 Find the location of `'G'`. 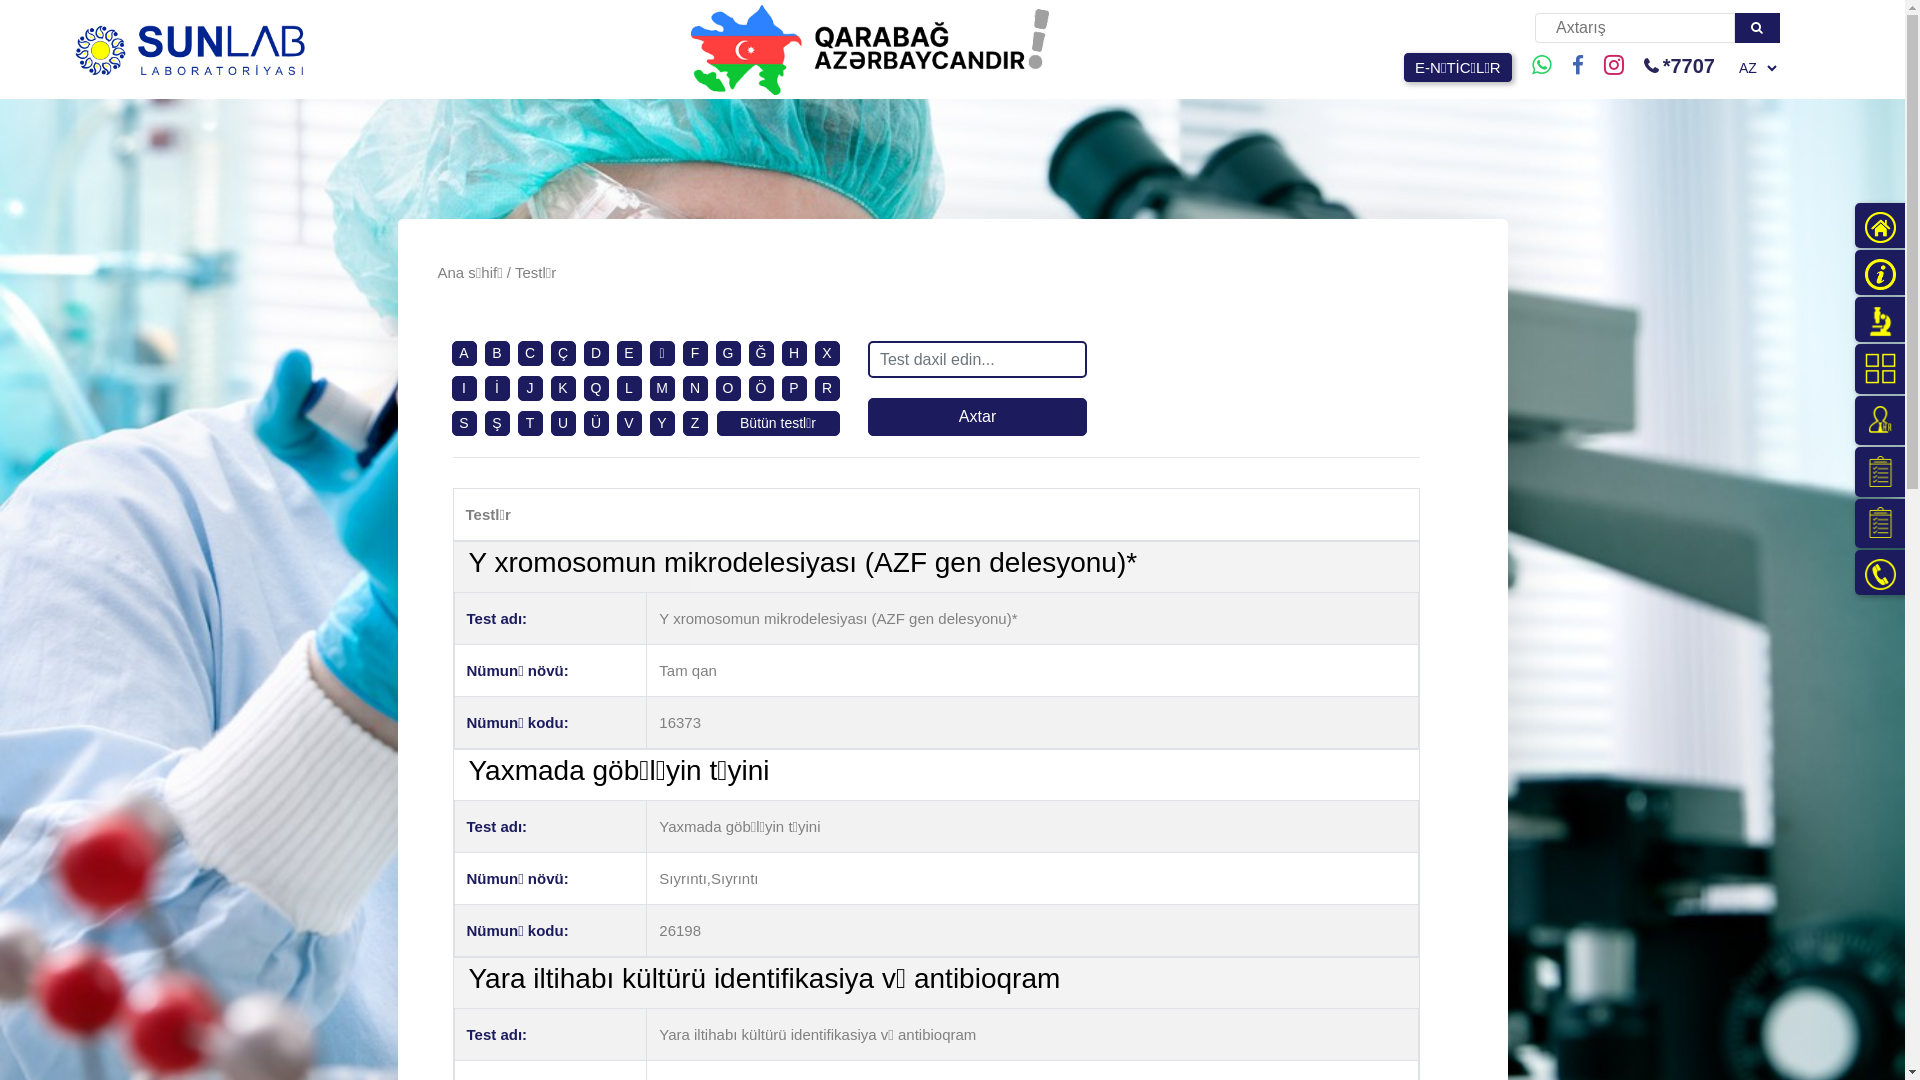

'G' is located at coordinates (727, 352).